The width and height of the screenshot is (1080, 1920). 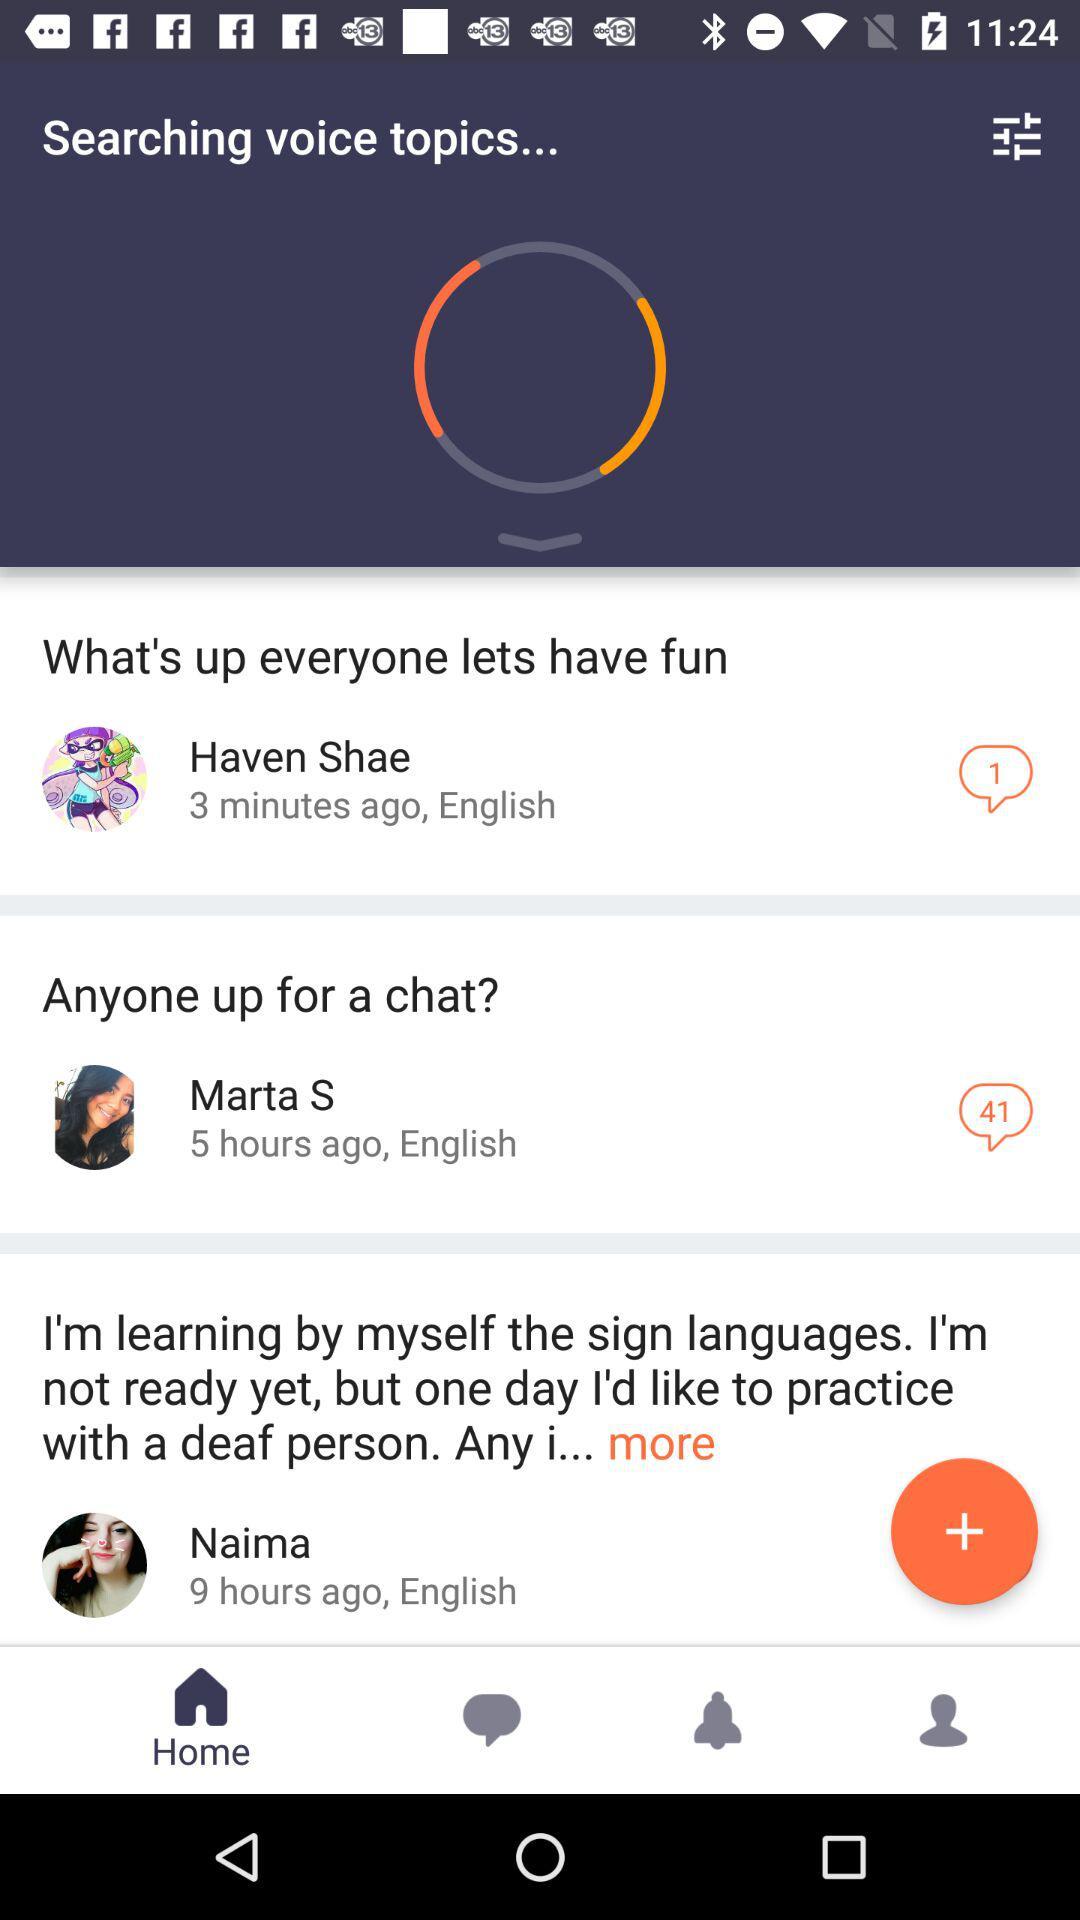 I want to click on the symbol at the bottom right of the page, so click(x=944, y=1719).